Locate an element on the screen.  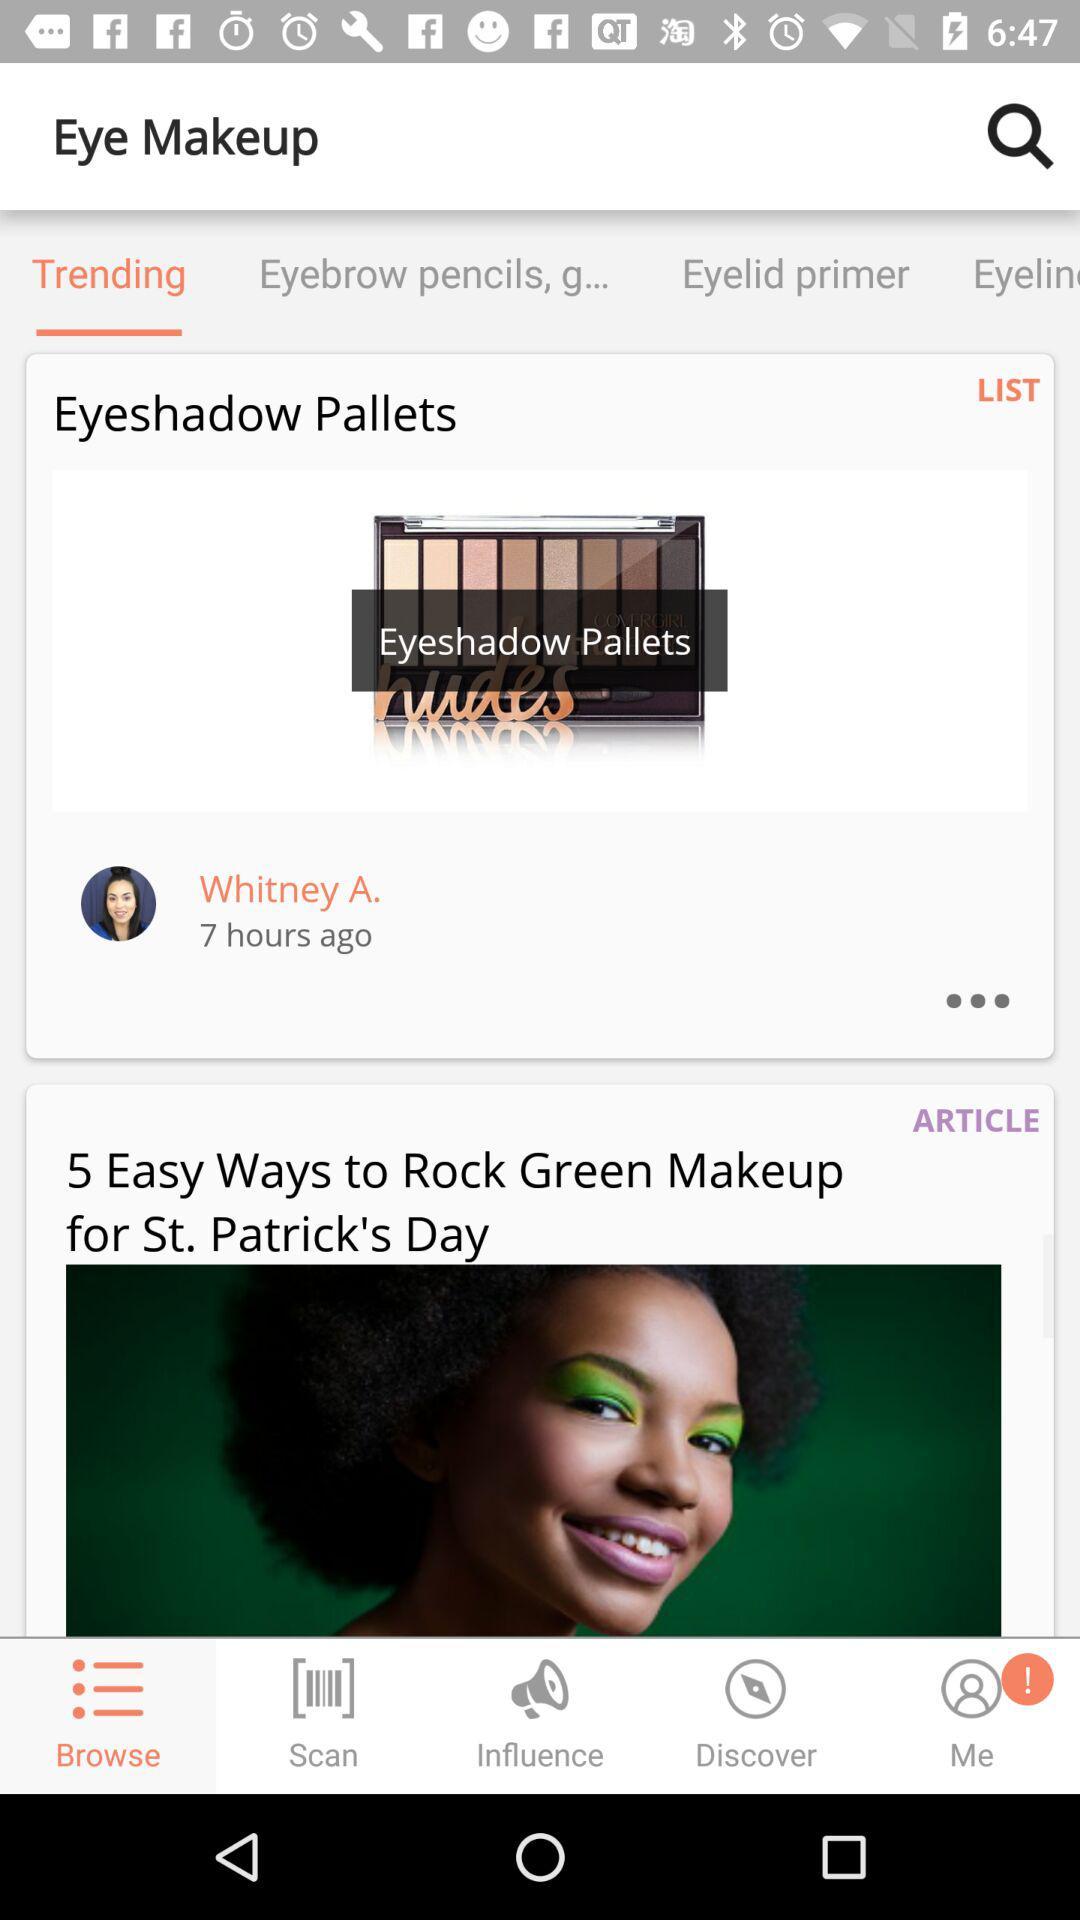
the icon above article item is located at coordinates (997, 974).